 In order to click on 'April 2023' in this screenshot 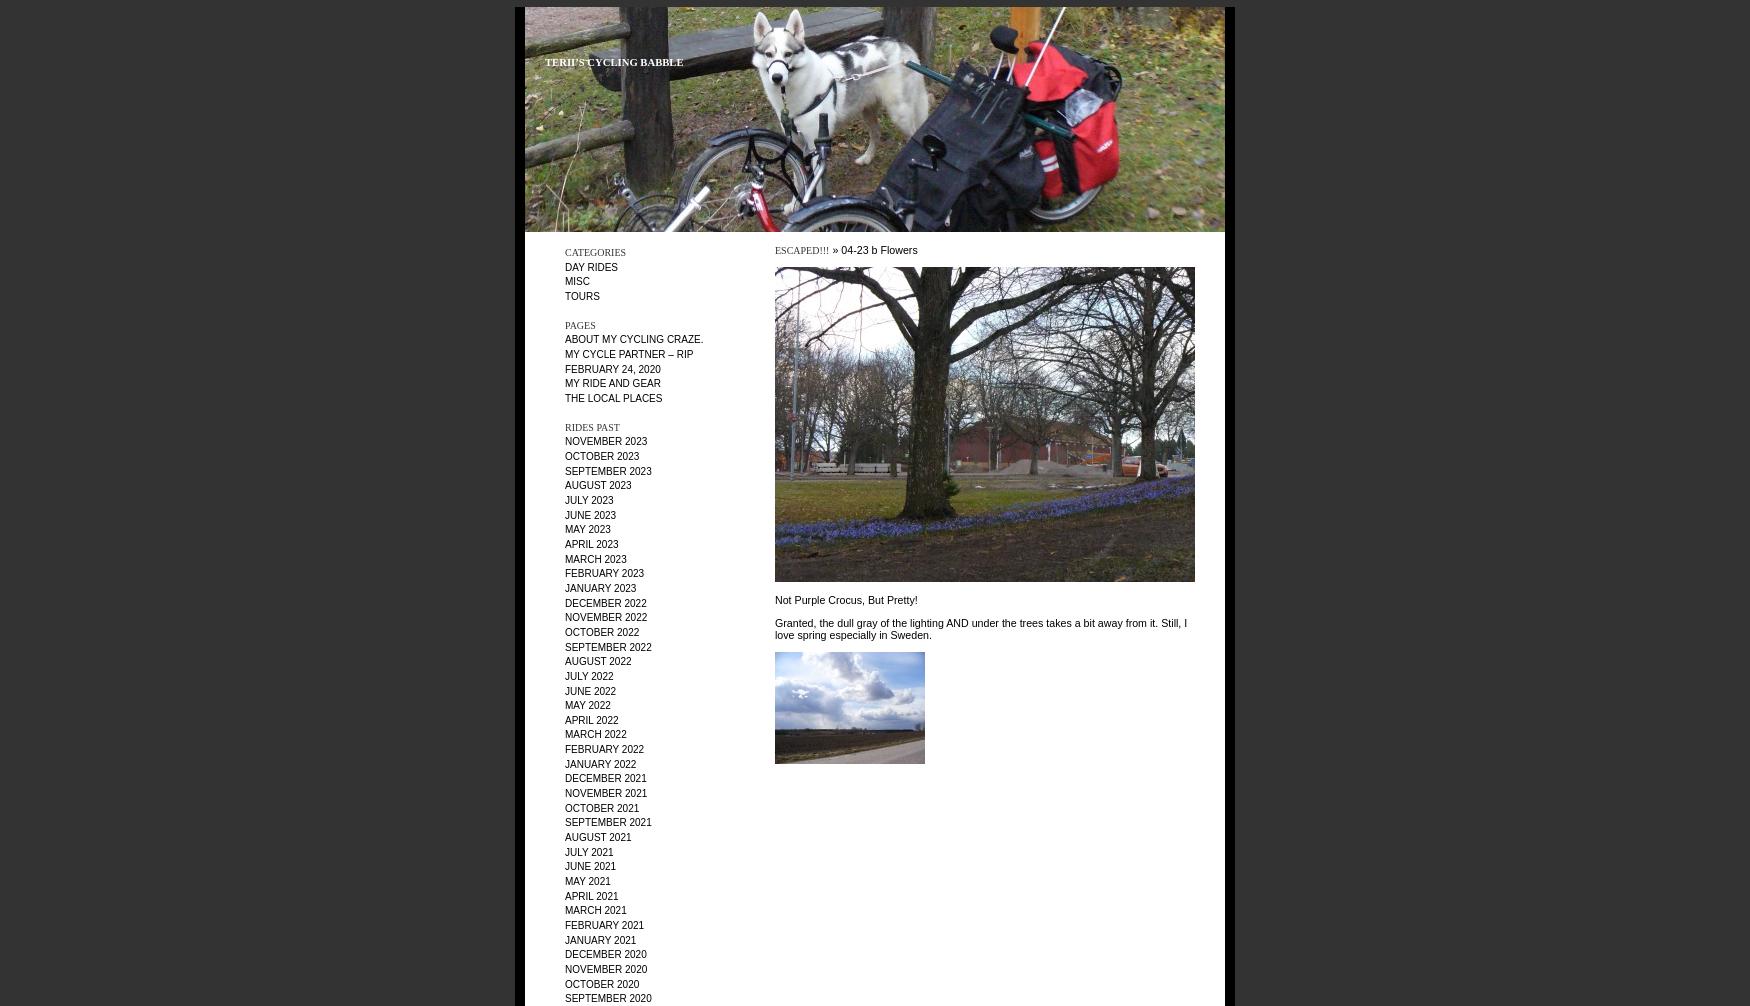, I will do `click(591, 543)`.